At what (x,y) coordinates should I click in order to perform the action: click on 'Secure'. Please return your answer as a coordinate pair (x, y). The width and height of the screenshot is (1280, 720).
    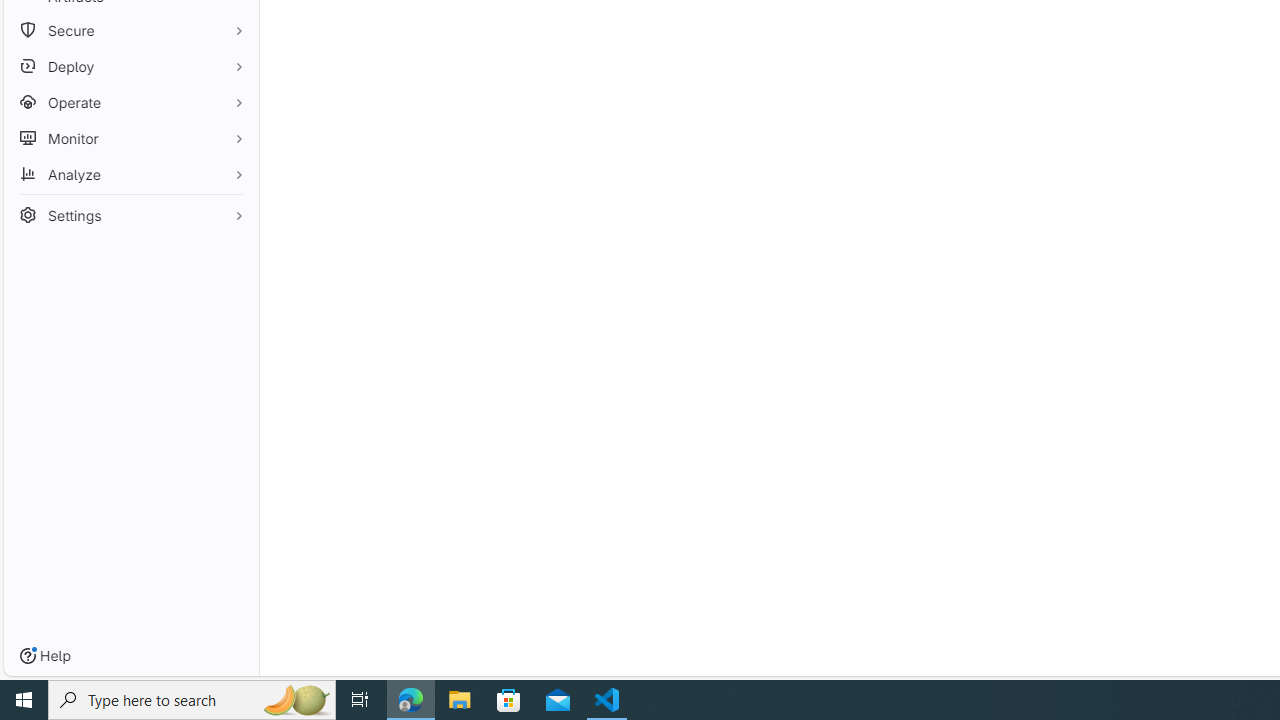
    Looking at the image, I should click on (130, 30).